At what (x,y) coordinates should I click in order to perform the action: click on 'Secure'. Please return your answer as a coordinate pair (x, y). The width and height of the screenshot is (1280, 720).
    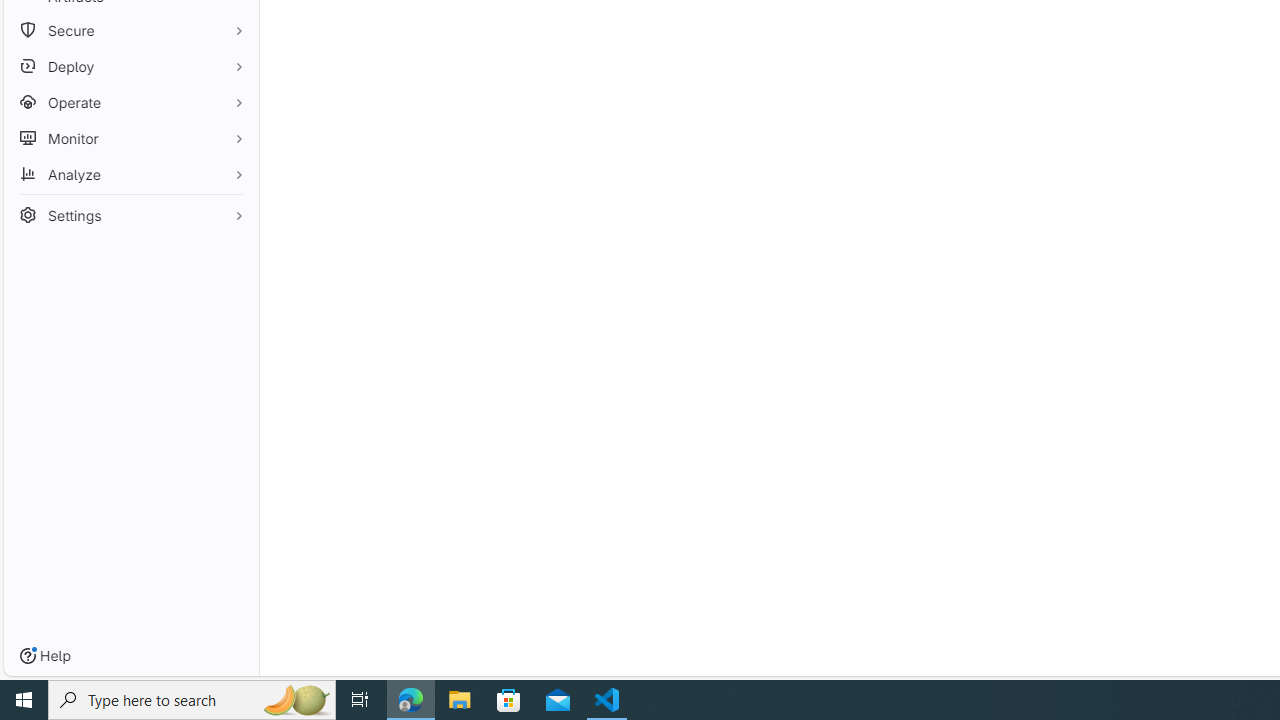
    Looking at the image, I should click on (130, 30).